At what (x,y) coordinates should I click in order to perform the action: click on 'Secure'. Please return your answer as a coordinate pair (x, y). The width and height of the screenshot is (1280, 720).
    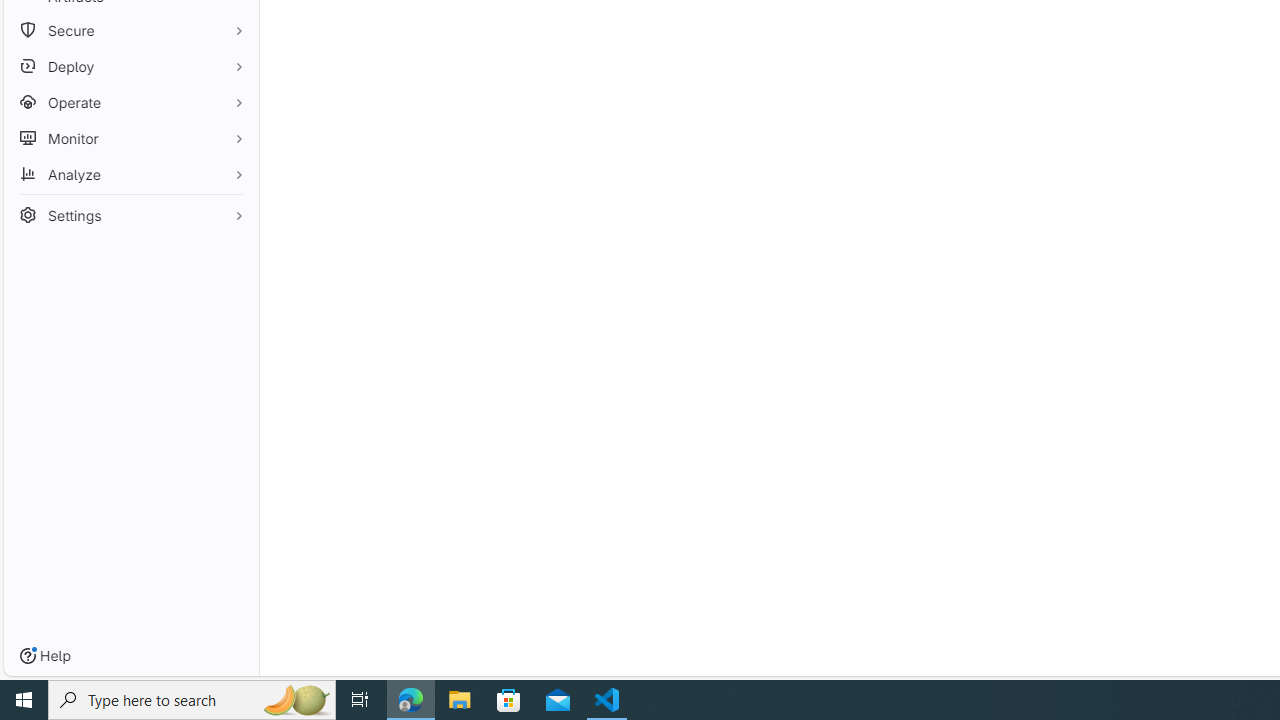
    Looking at the image, I should click on (130, 30).